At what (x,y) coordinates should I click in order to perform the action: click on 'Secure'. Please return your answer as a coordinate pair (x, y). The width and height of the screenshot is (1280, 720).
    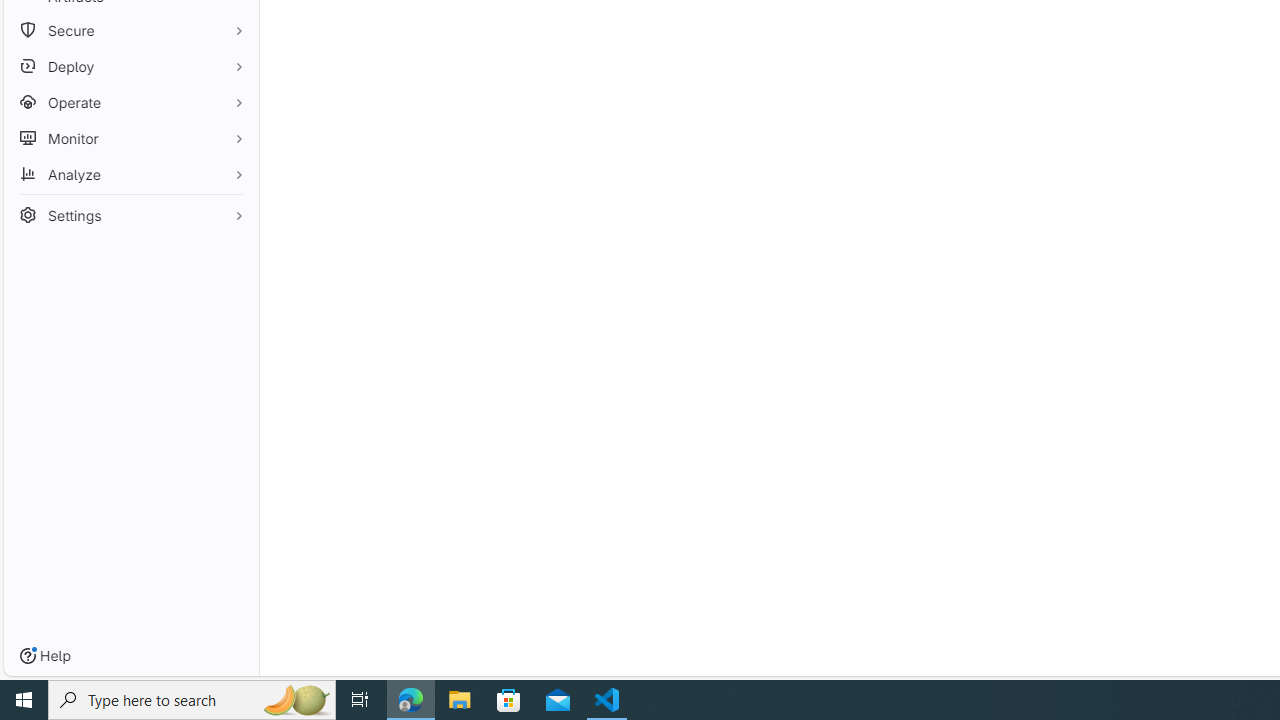
    Looking at the image, I should click on (130, 30).